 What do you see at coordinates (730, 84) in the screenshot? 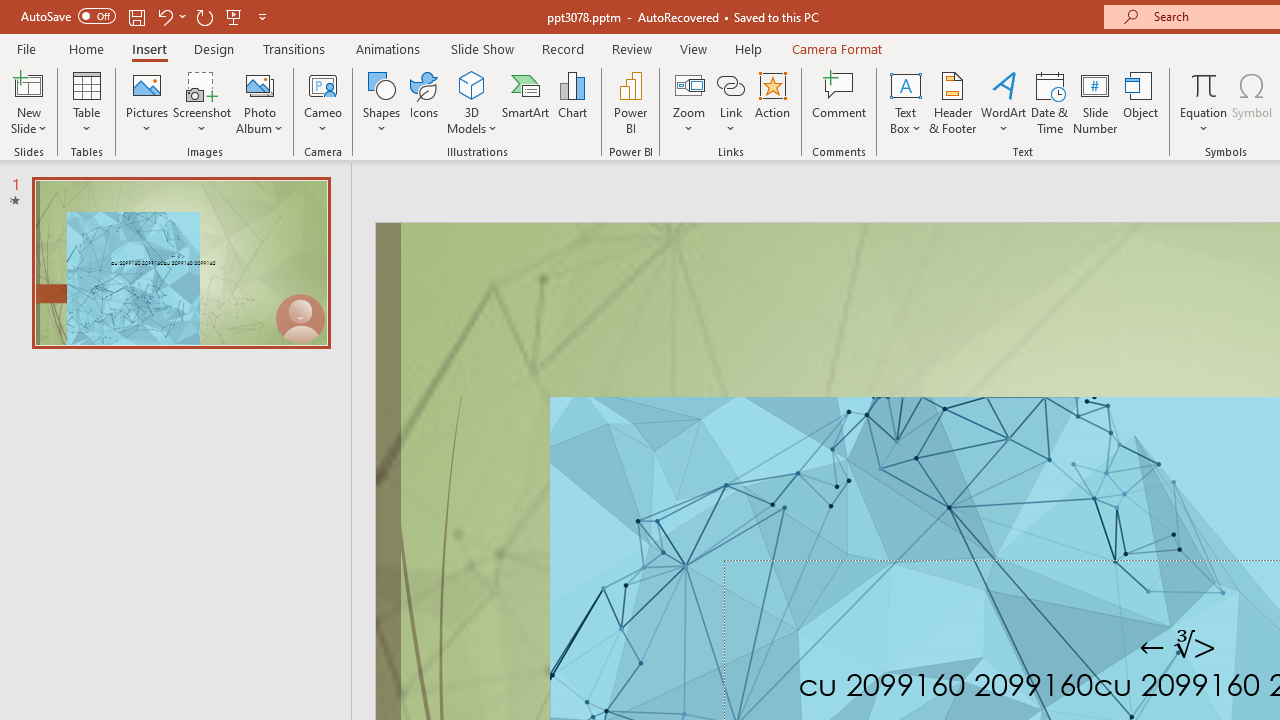
I see `'Link'` at bounding box center [730, 84].